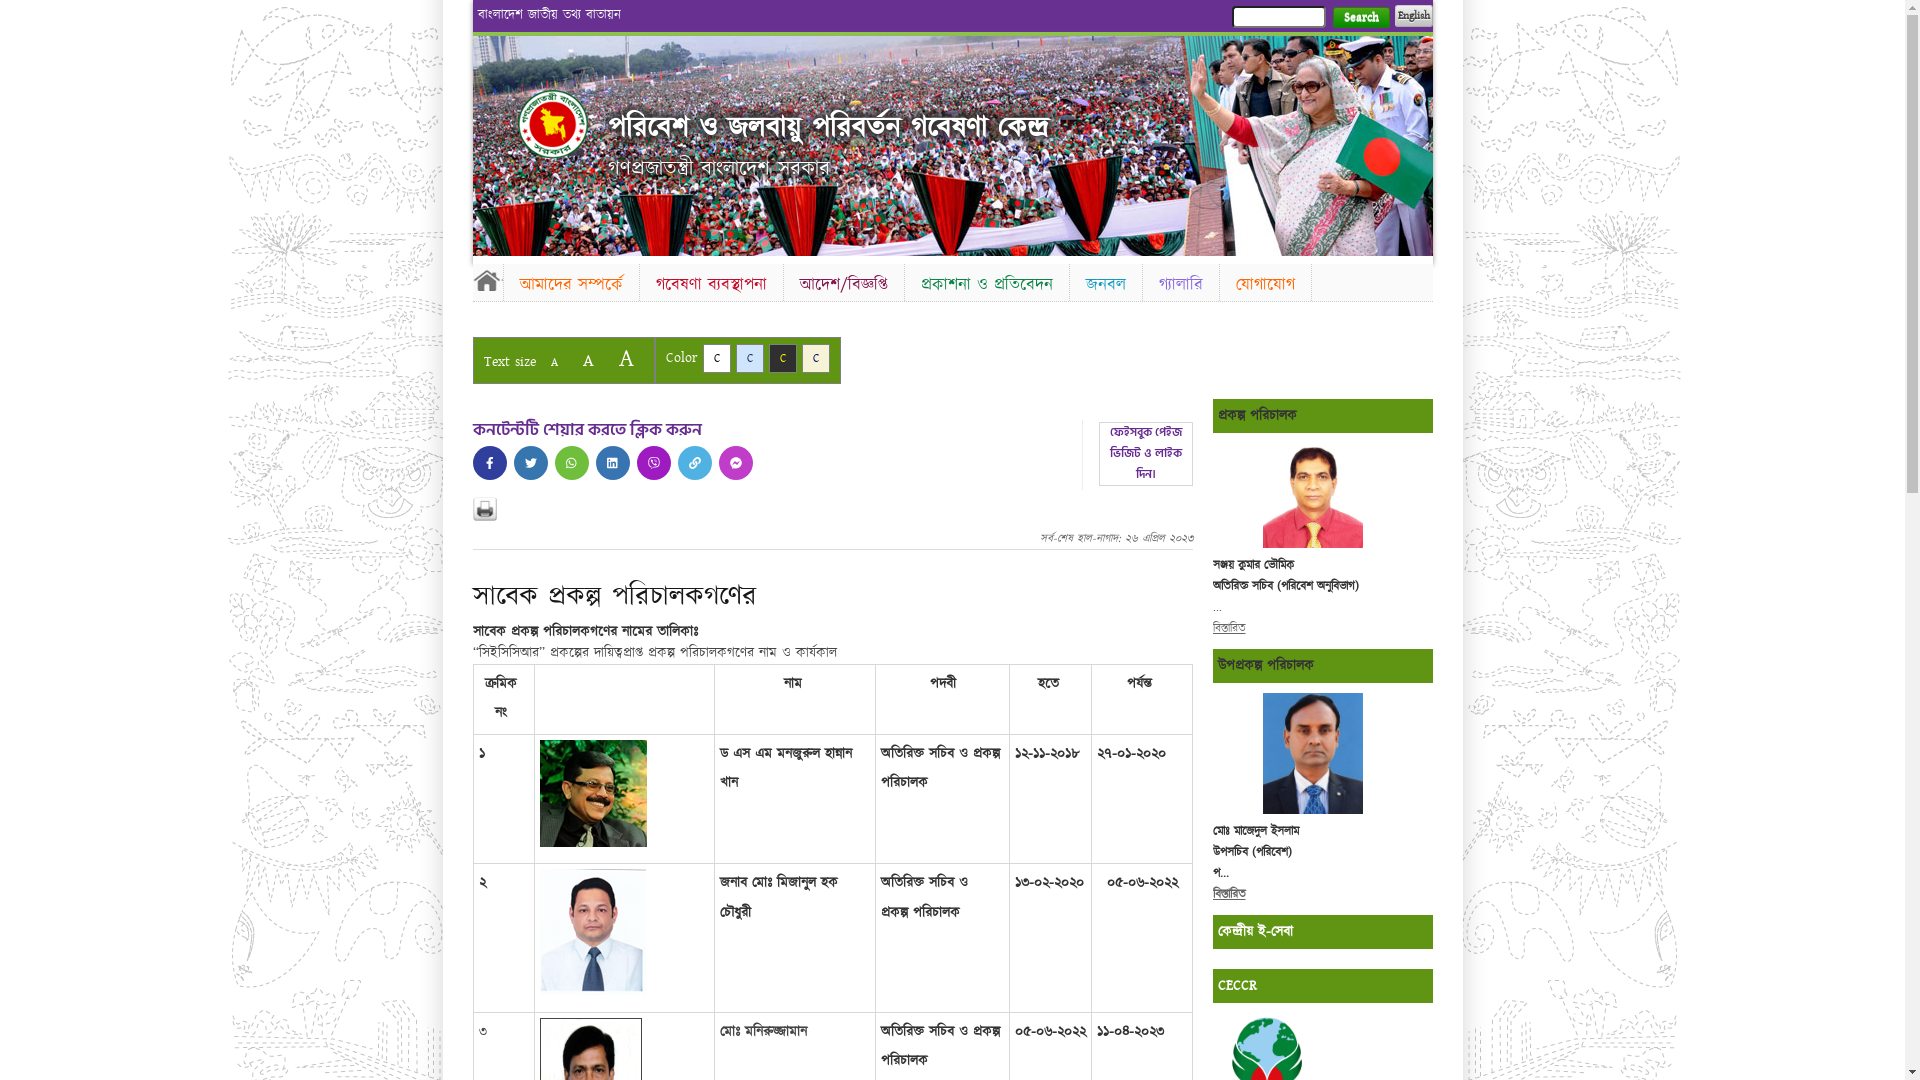  What do you see at coordinates (607, 357) in the screenshot?
I see `'A'` at bounding box center [607, 357].